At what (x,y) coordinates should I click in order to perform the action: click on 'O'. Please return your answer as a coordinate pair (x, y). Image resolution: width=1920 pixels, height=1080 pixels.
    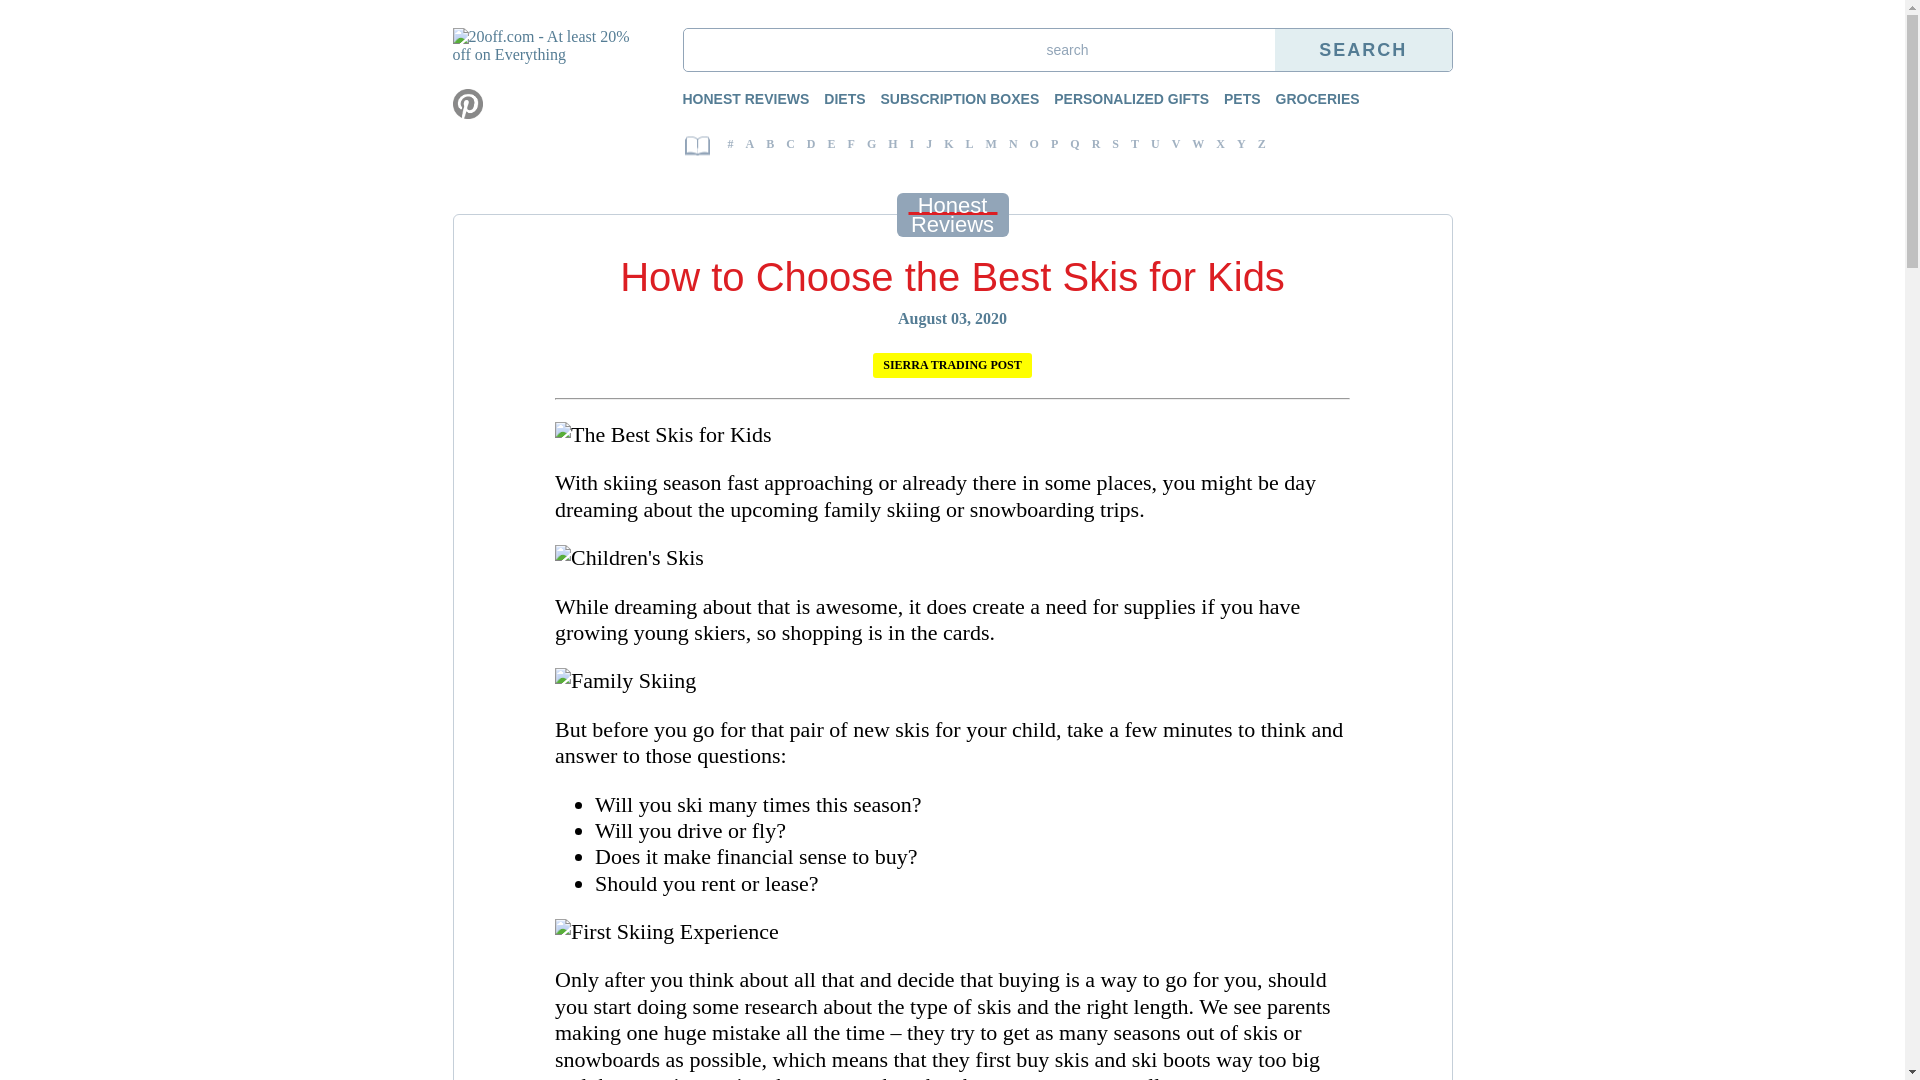
    Looking at the image, I should click on (1034, 143).